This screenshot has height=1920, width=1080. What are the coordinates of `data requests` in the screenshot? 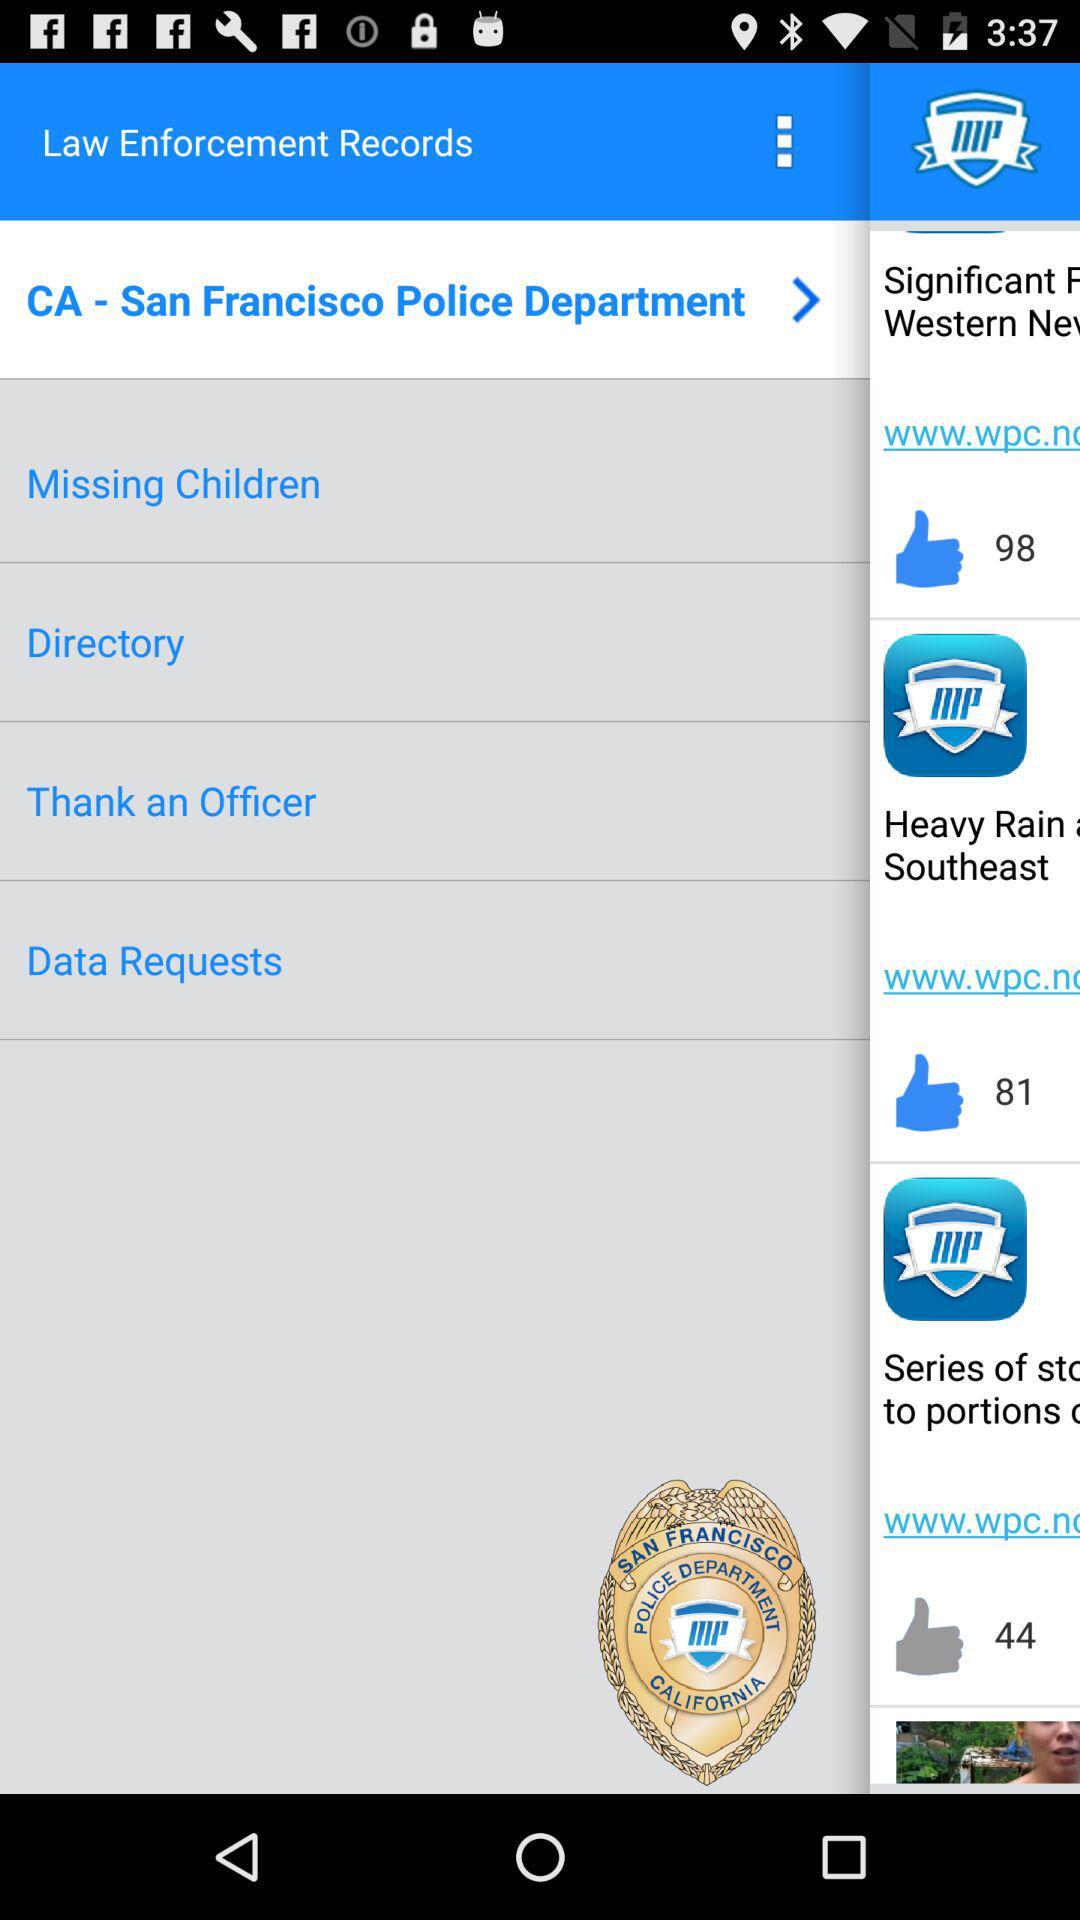 It's located at (153, 958).